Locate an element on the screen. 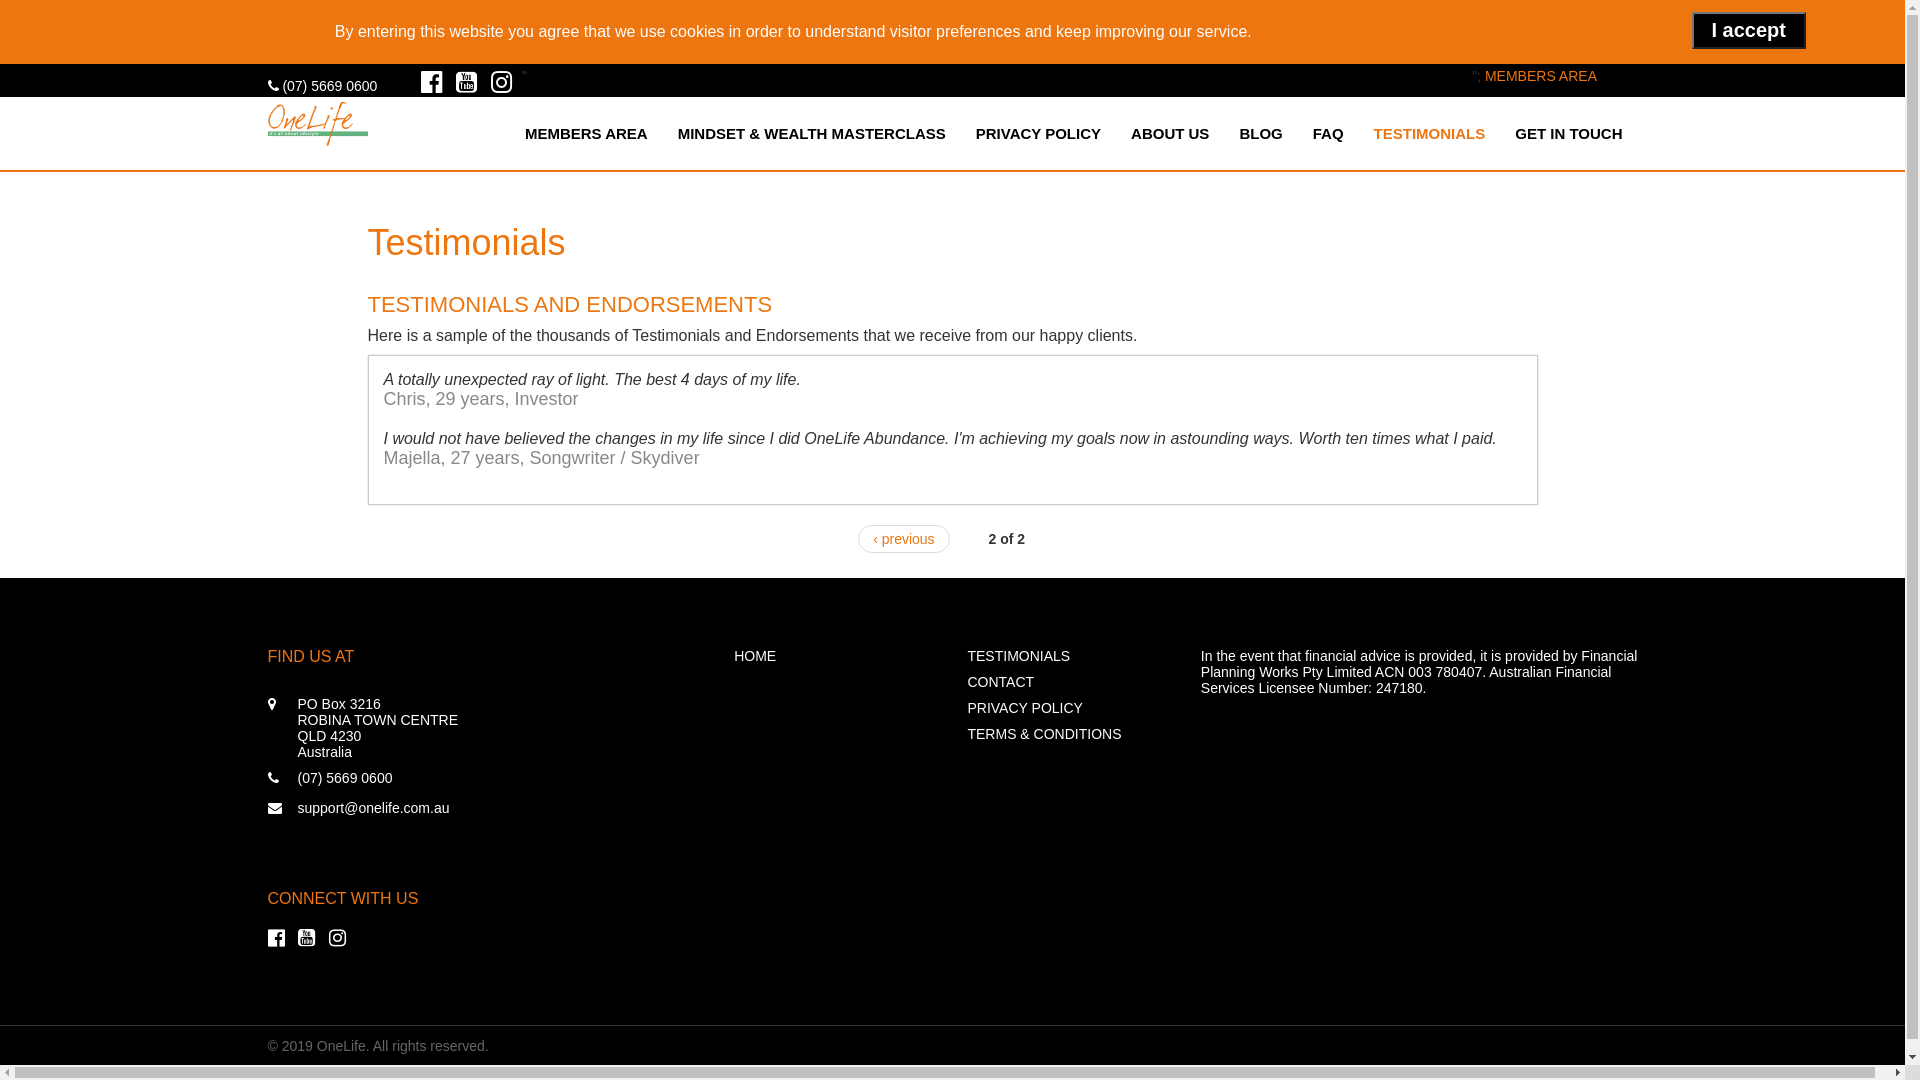 The width and height of the screenshot is (1920, 1080). 'HOME' is located at coordinates (835, 655).